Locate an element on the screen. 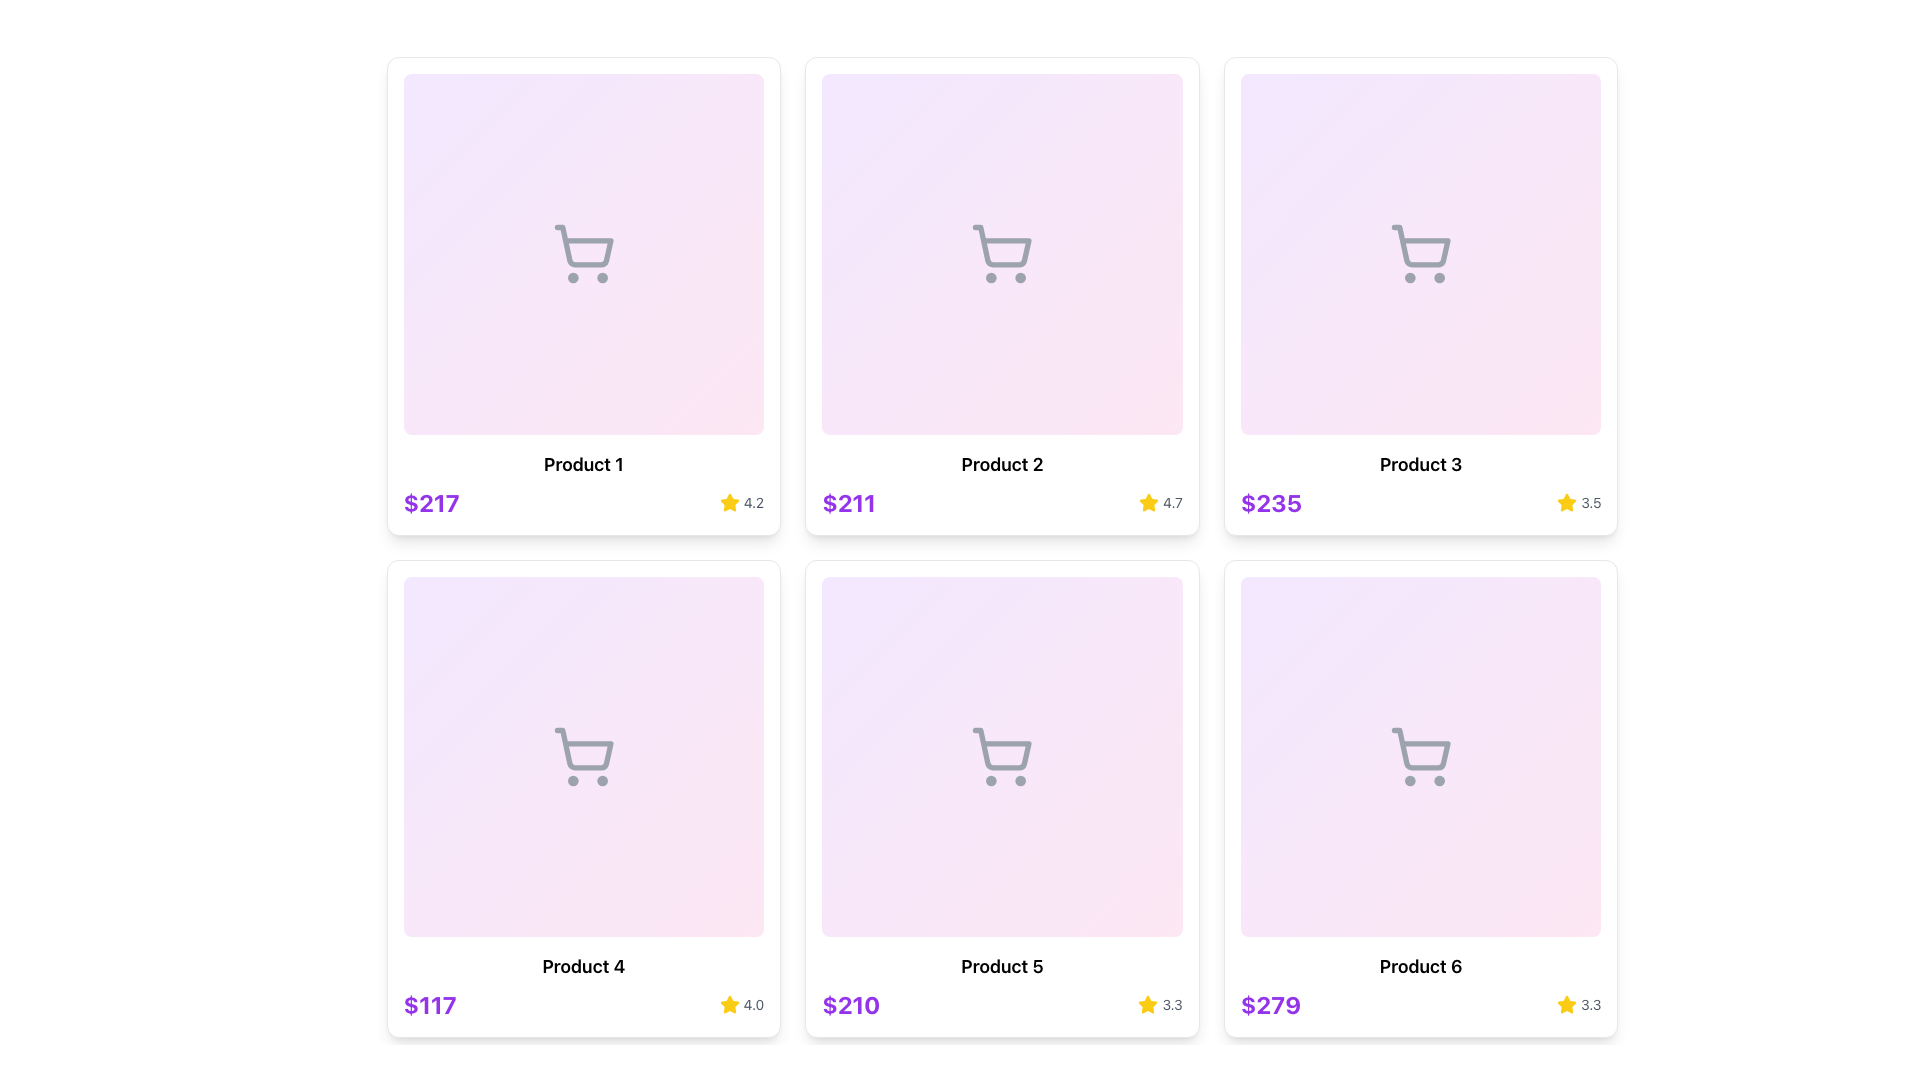  the interactive text button located at the bottom center of the 'Product 1' card is located at coordinates (582, 454).